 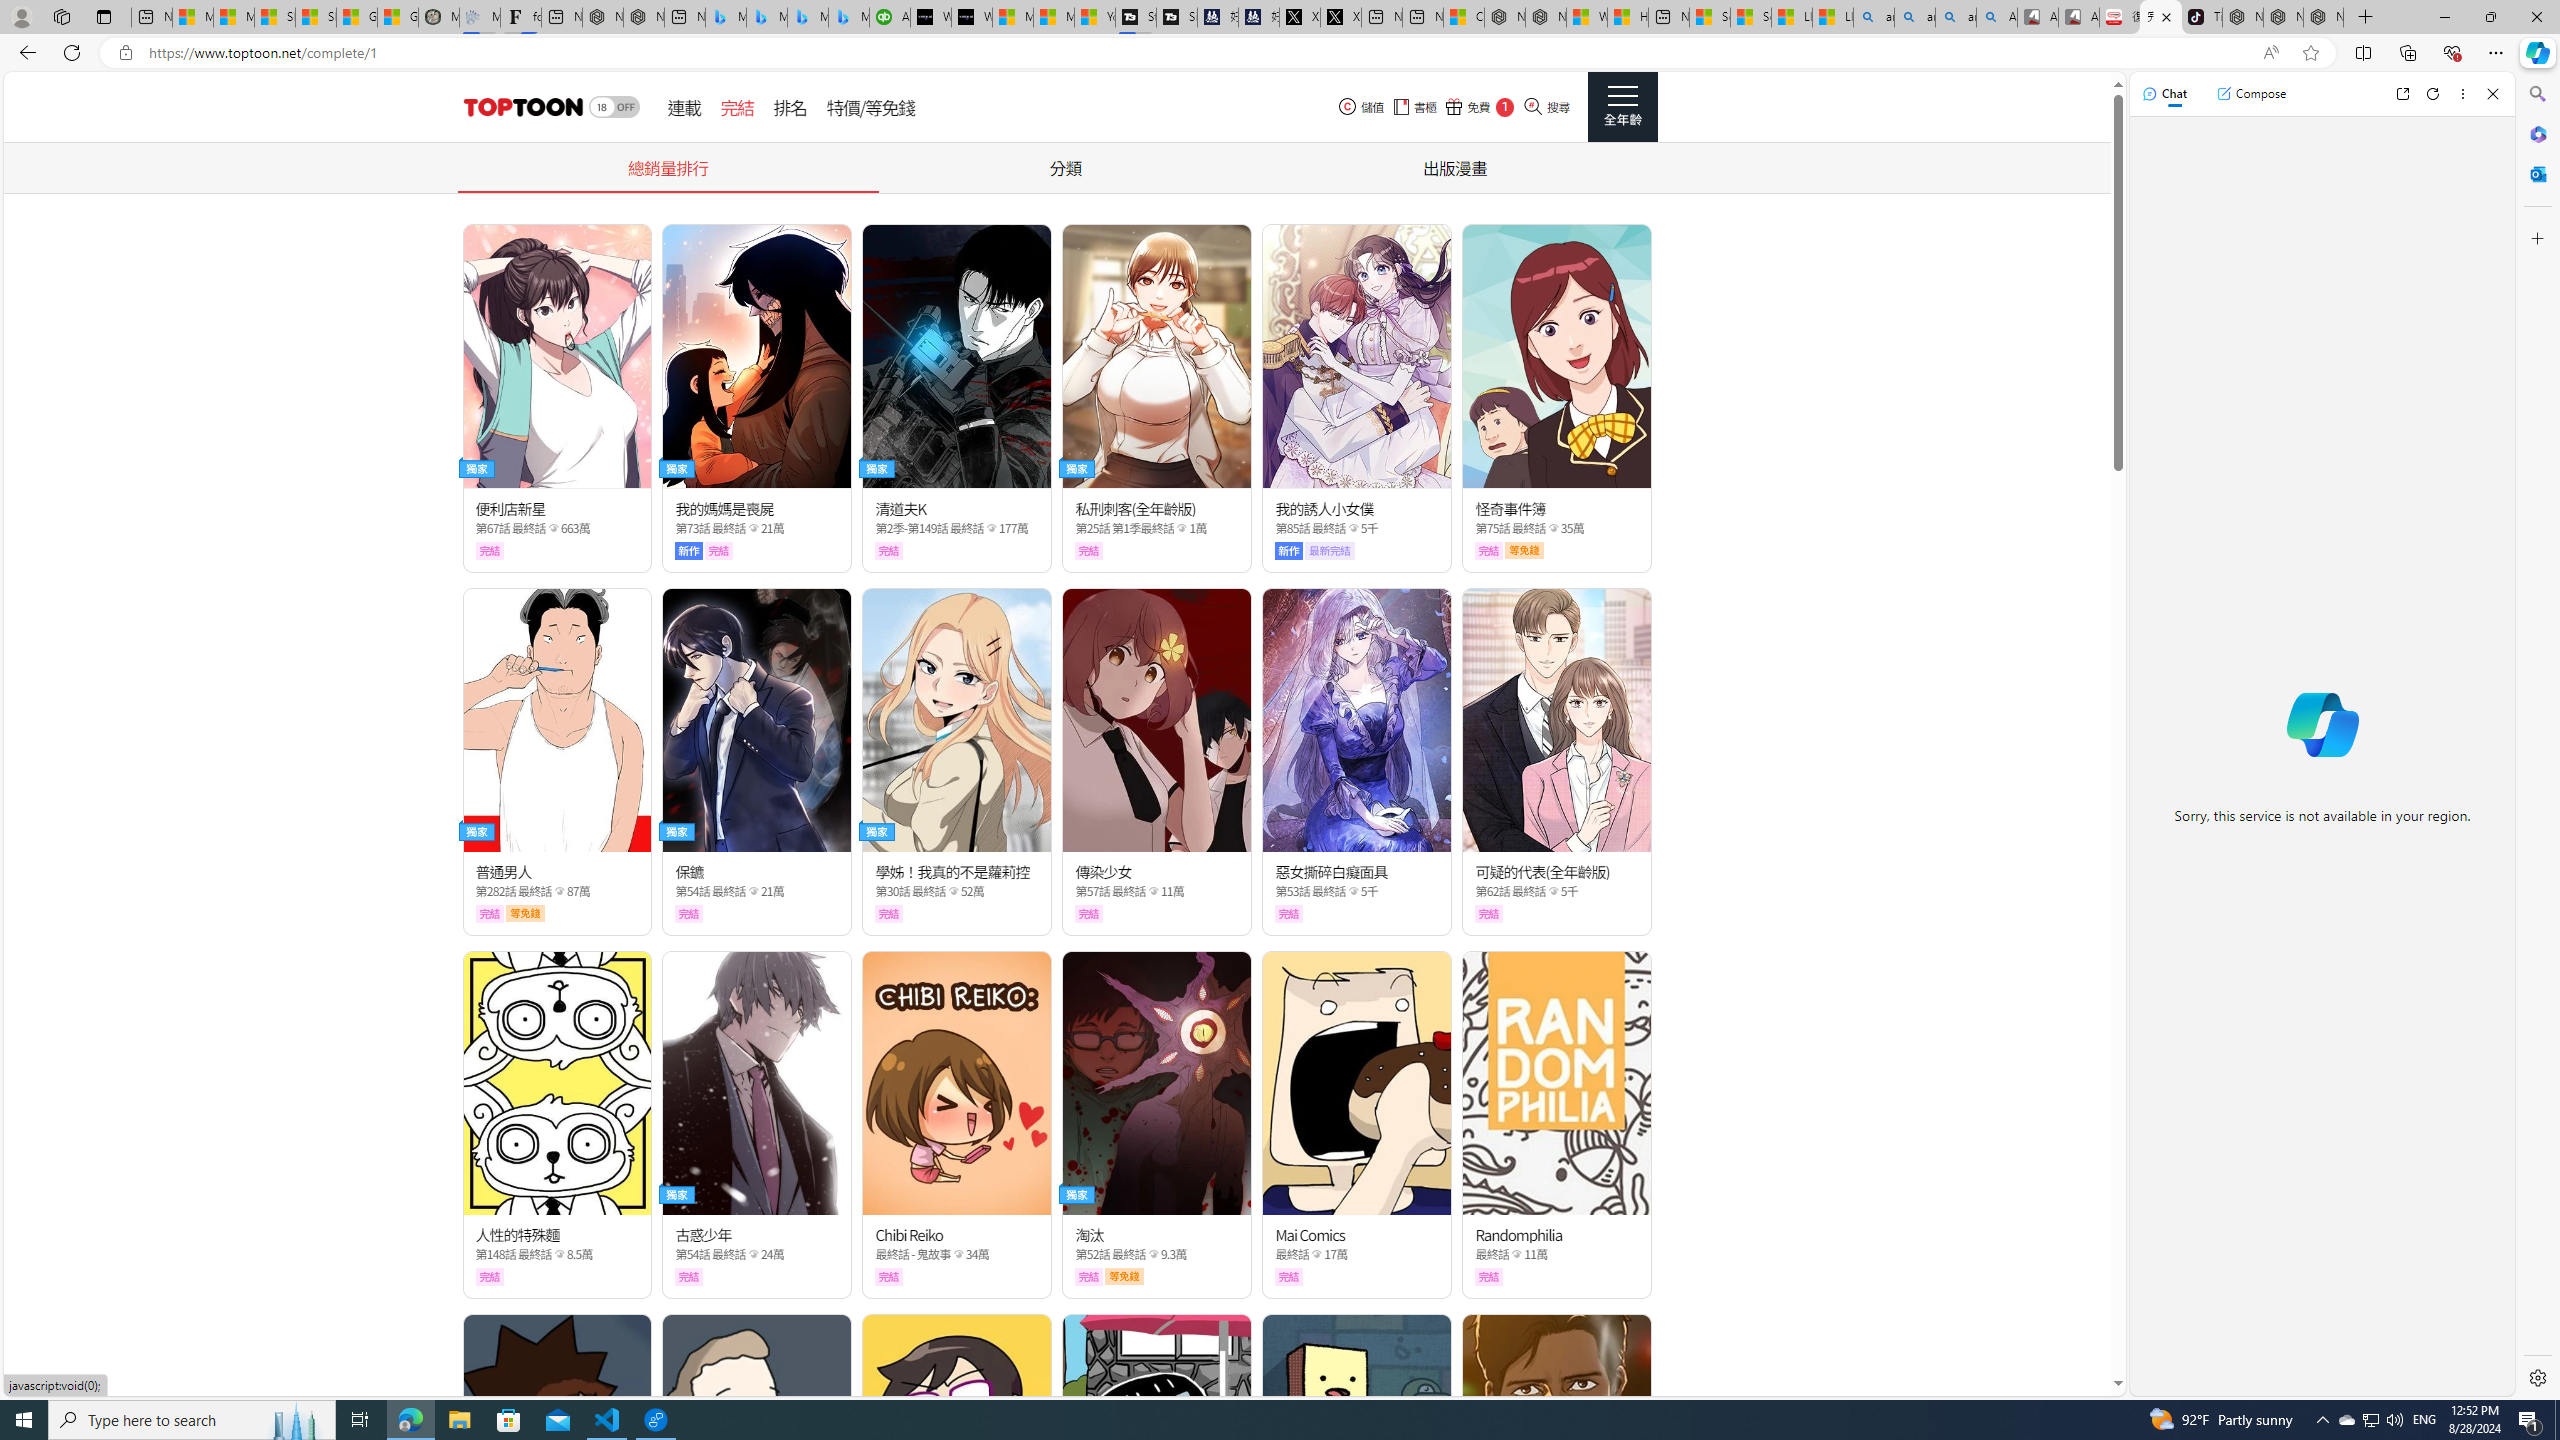 I want to click on 'Compose', so click(x=2250, y=92).